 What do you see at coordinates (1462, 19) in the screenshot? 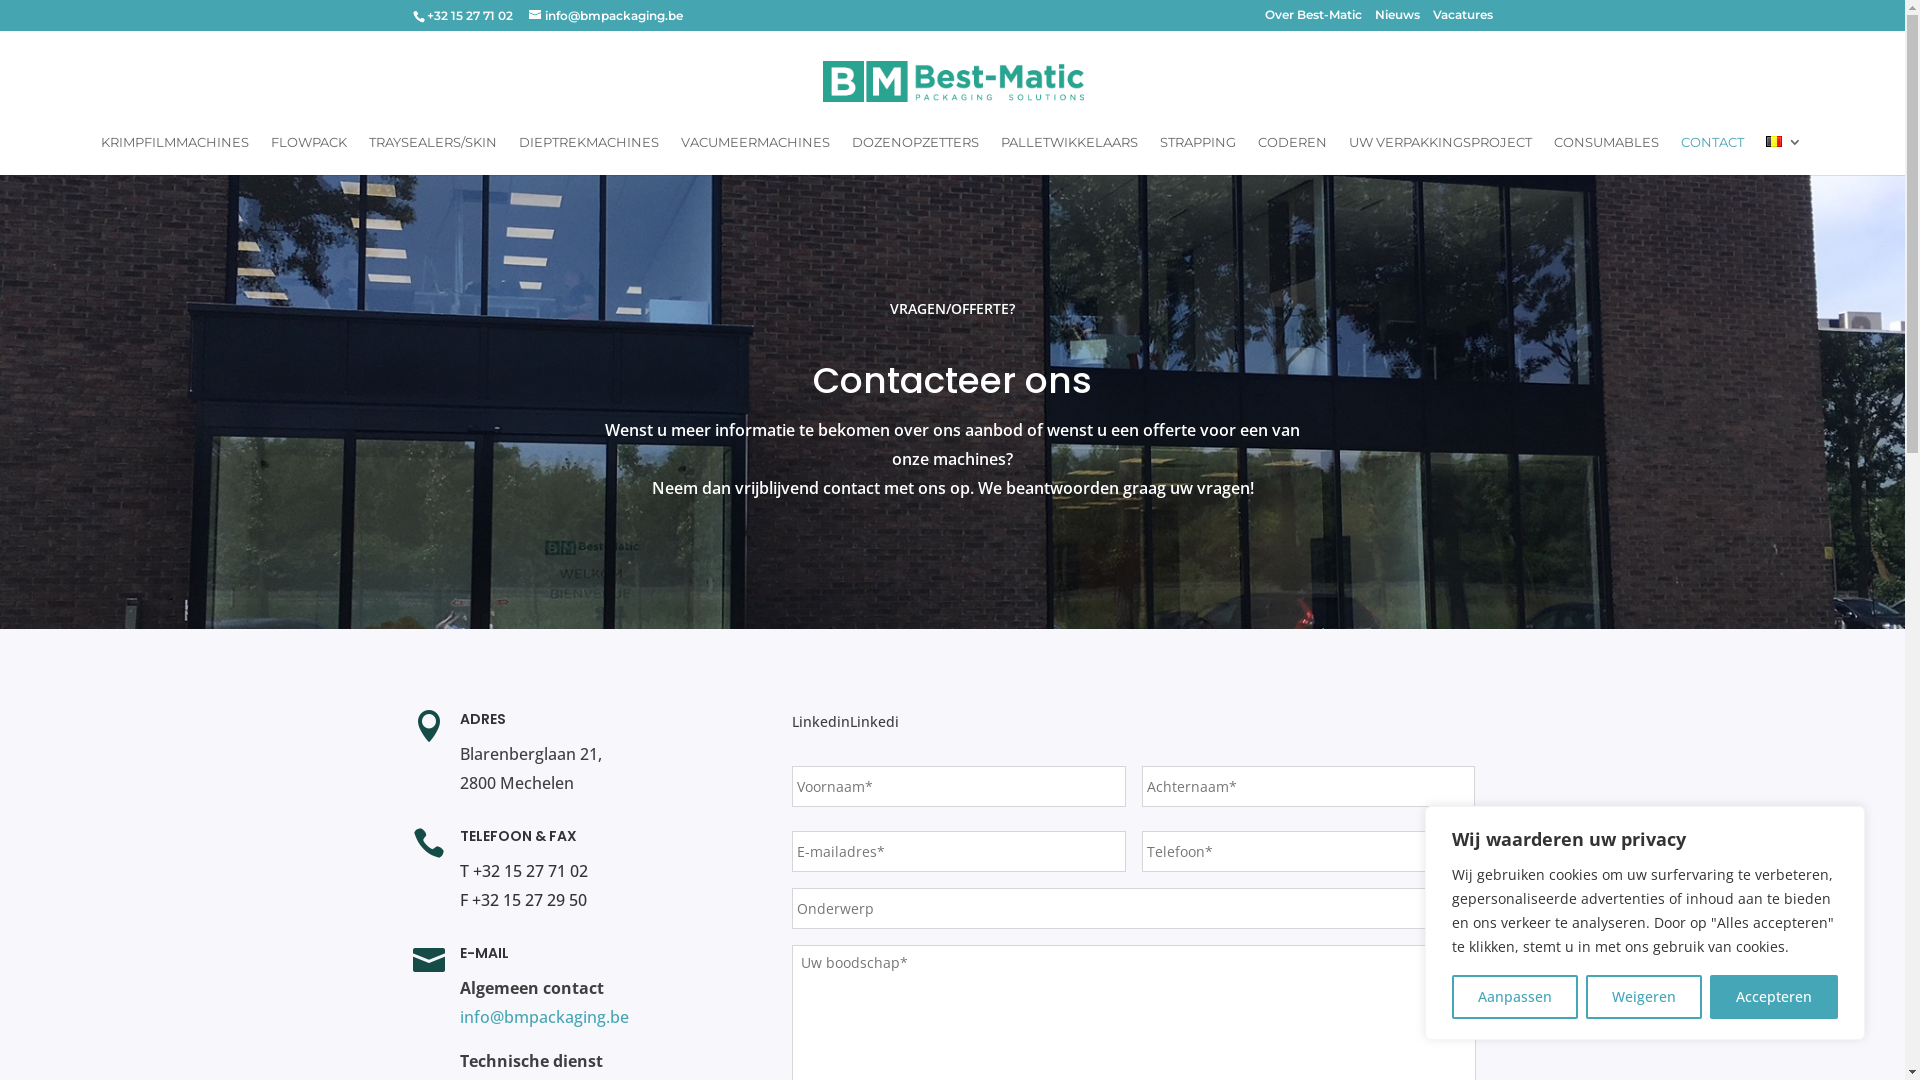
I see `'Vacatures'` at bounding box center [1462, 19].